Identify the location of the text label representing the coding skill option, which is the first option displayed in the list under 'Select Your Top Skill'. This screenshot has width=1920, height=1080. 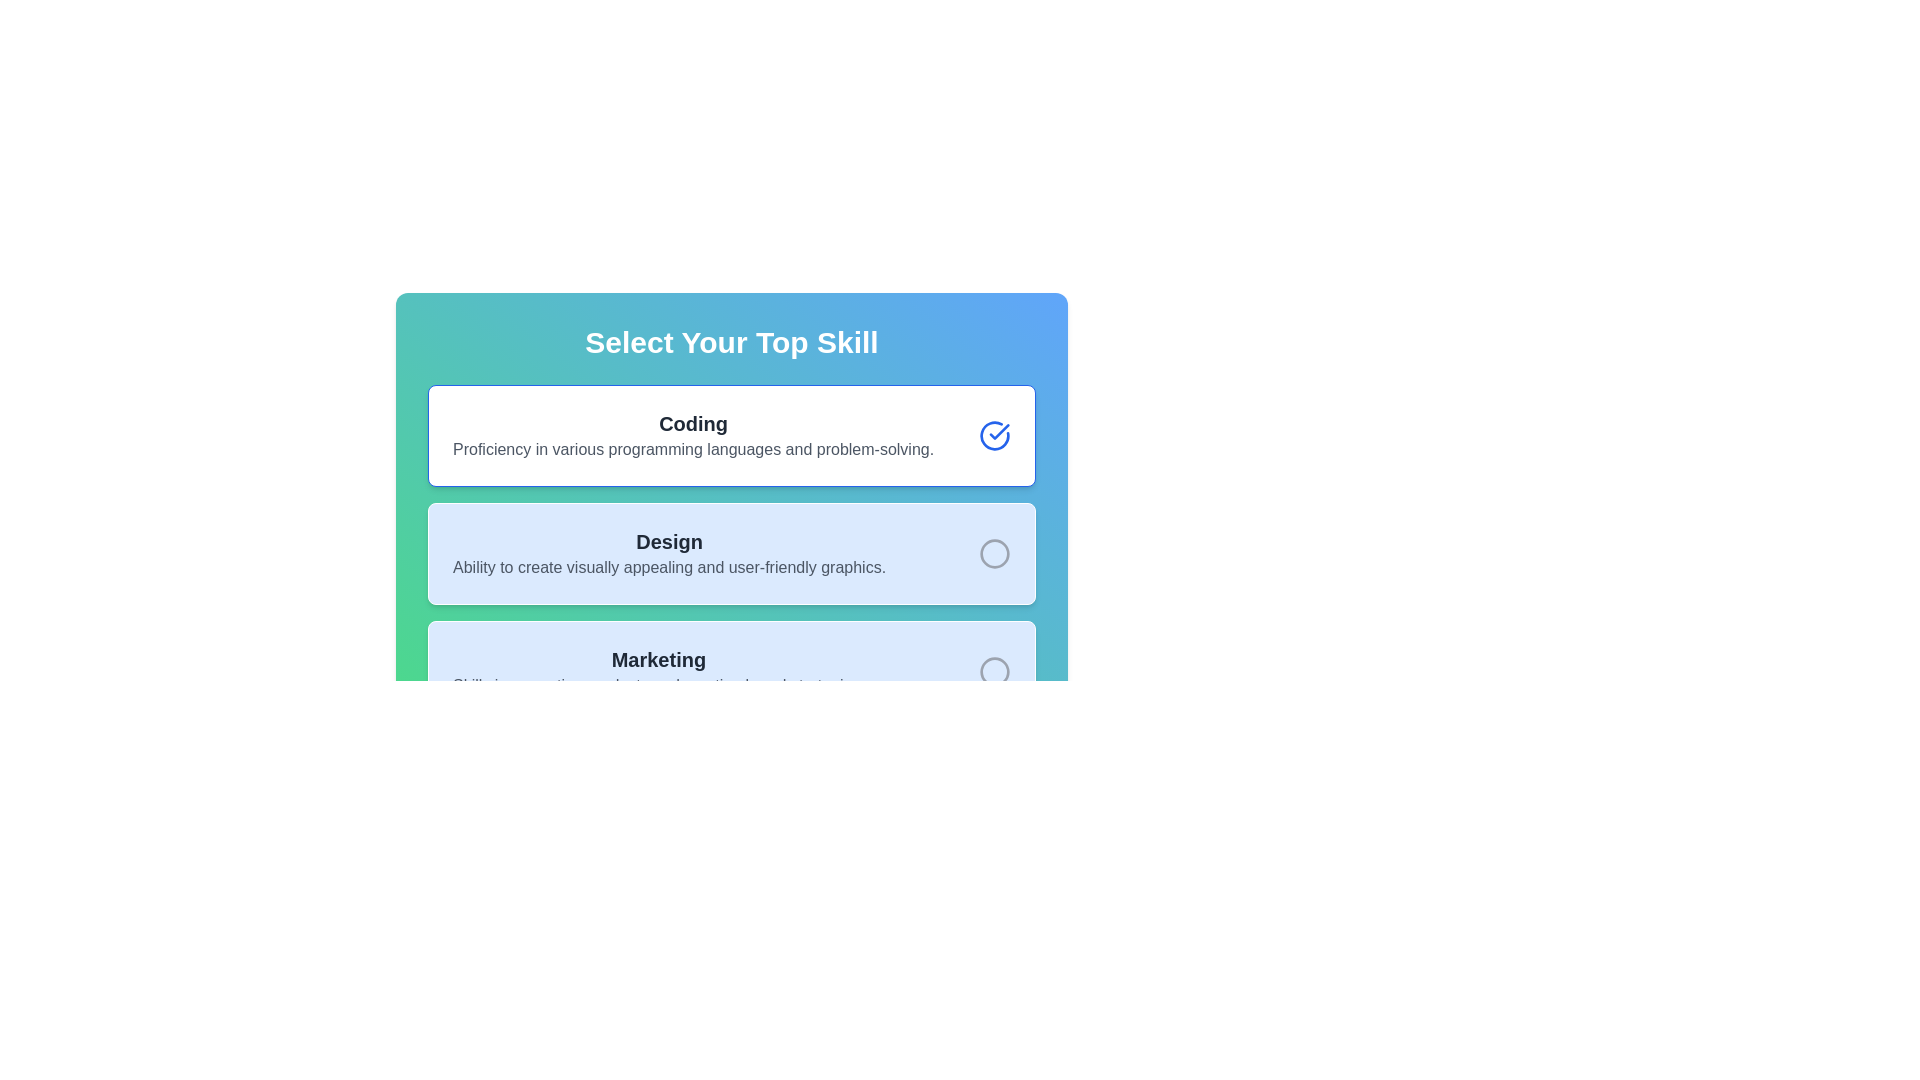
(693, 423).